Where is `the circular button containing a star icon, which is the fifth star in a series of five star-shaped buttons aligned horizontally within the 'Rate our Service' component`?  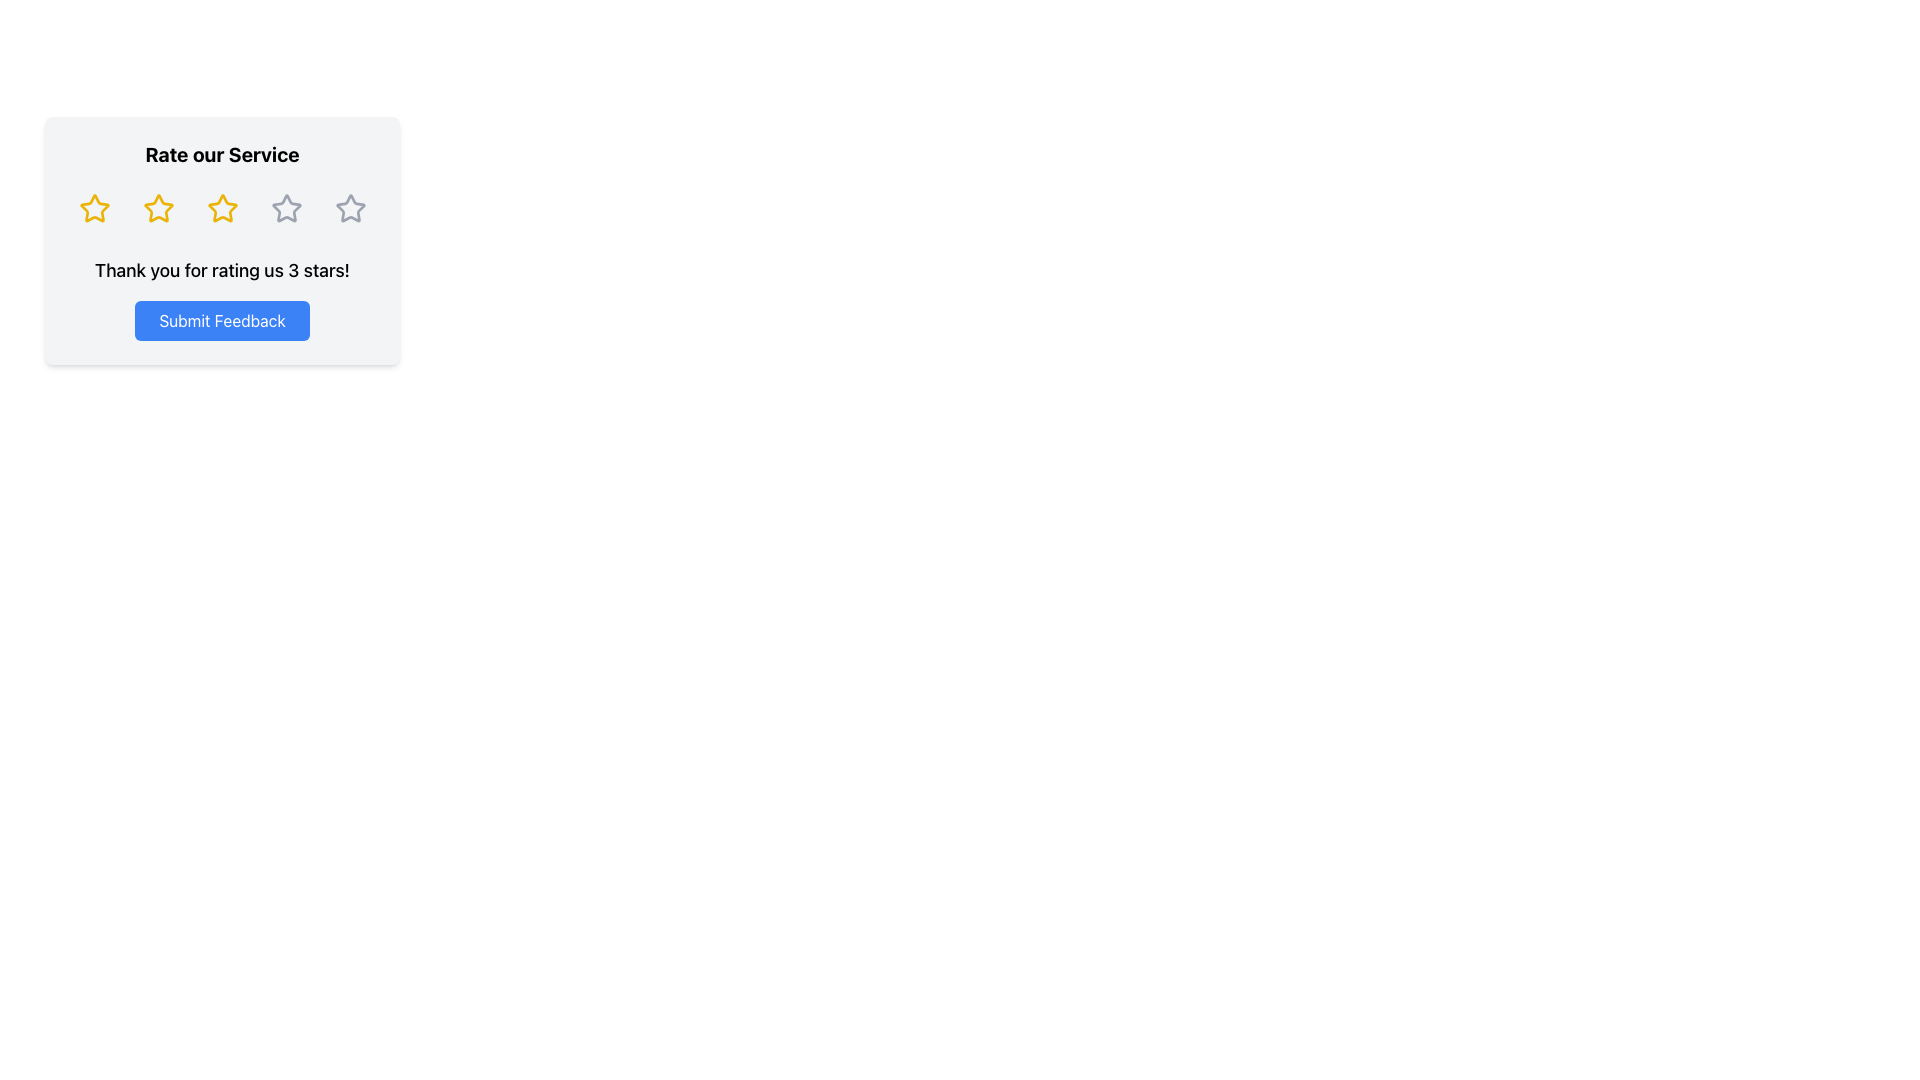
the circular button containing a star icon, which is the fifth star in a series of five star-shaped buttons aligned horizontally within the 'Rate our Service' component is located at coordinates (350, 208).